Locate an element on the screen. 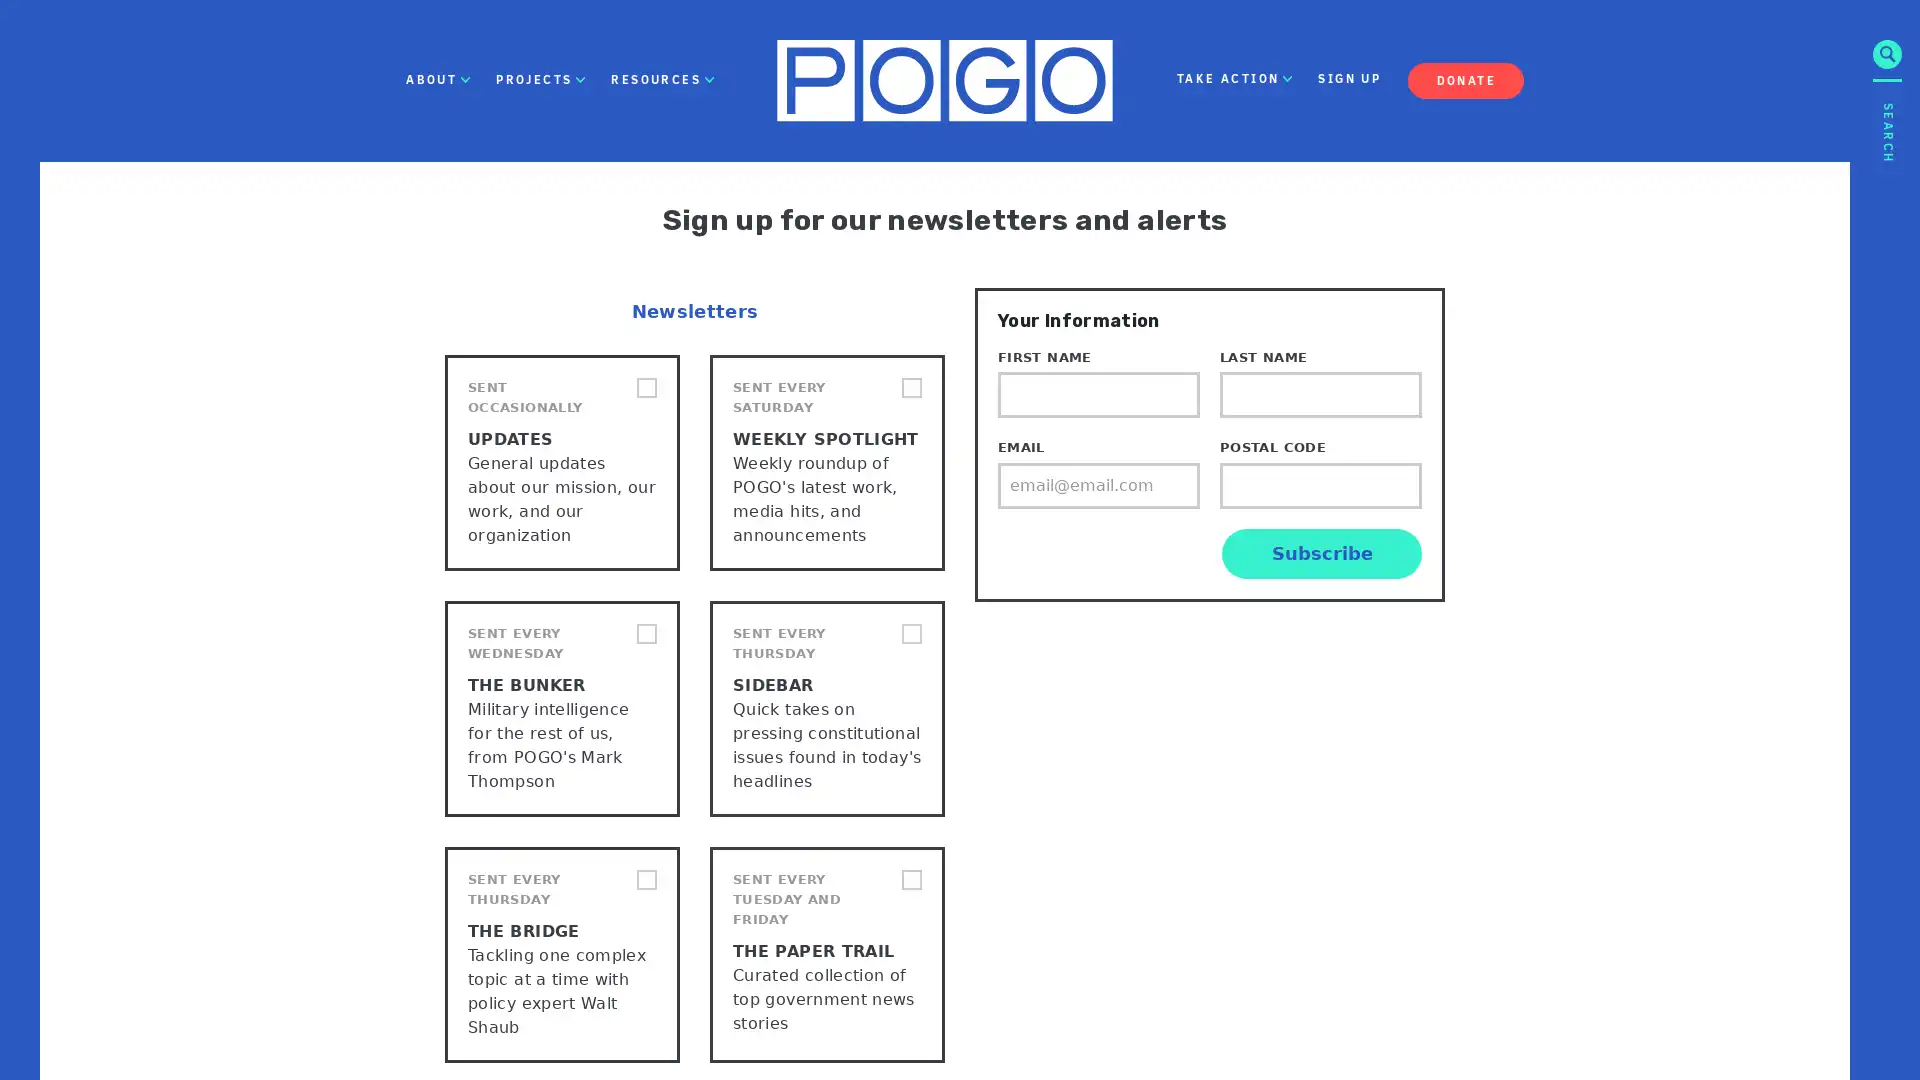 The width and height of the screenshot is (1920, 1080). ABOUT is located at coordinates (437, 79).